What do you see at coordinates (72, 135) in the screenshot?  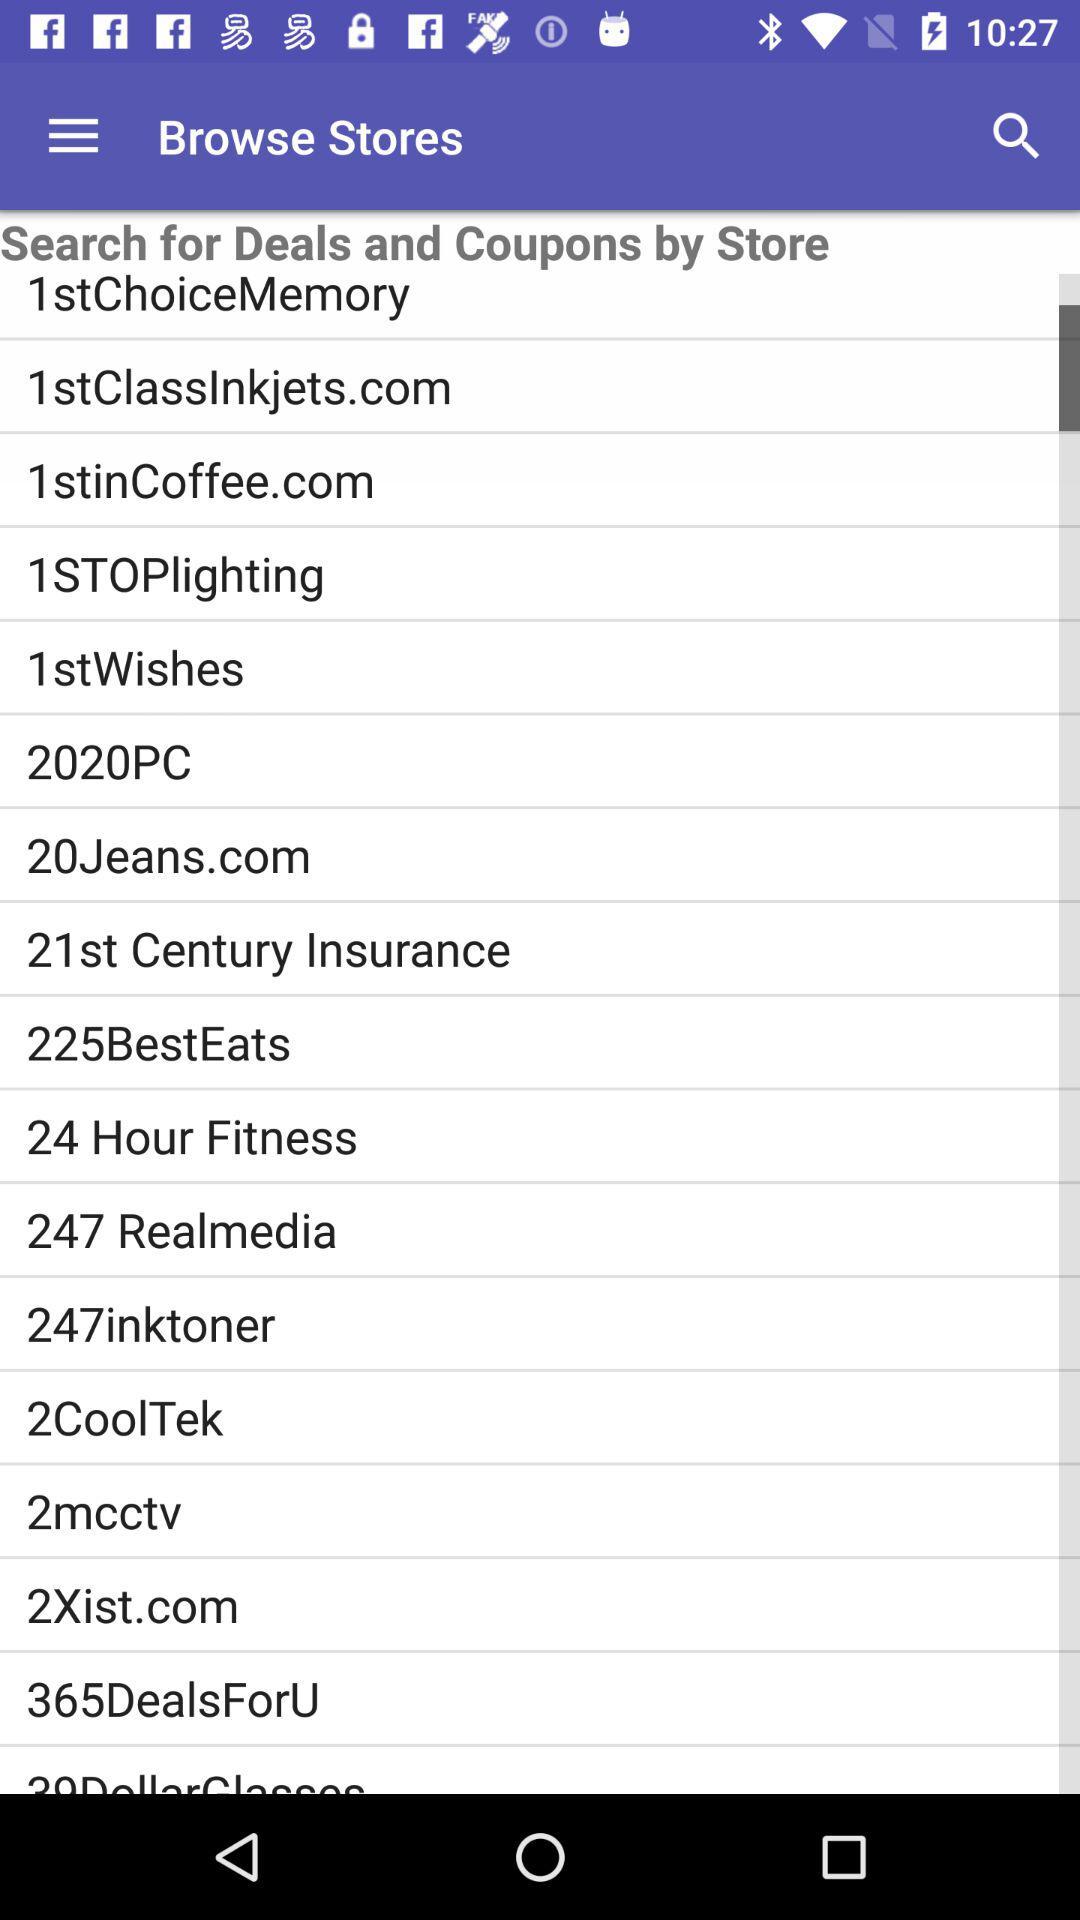 I see `app to the left of browse stores icon` at bounding box center [72, 135].